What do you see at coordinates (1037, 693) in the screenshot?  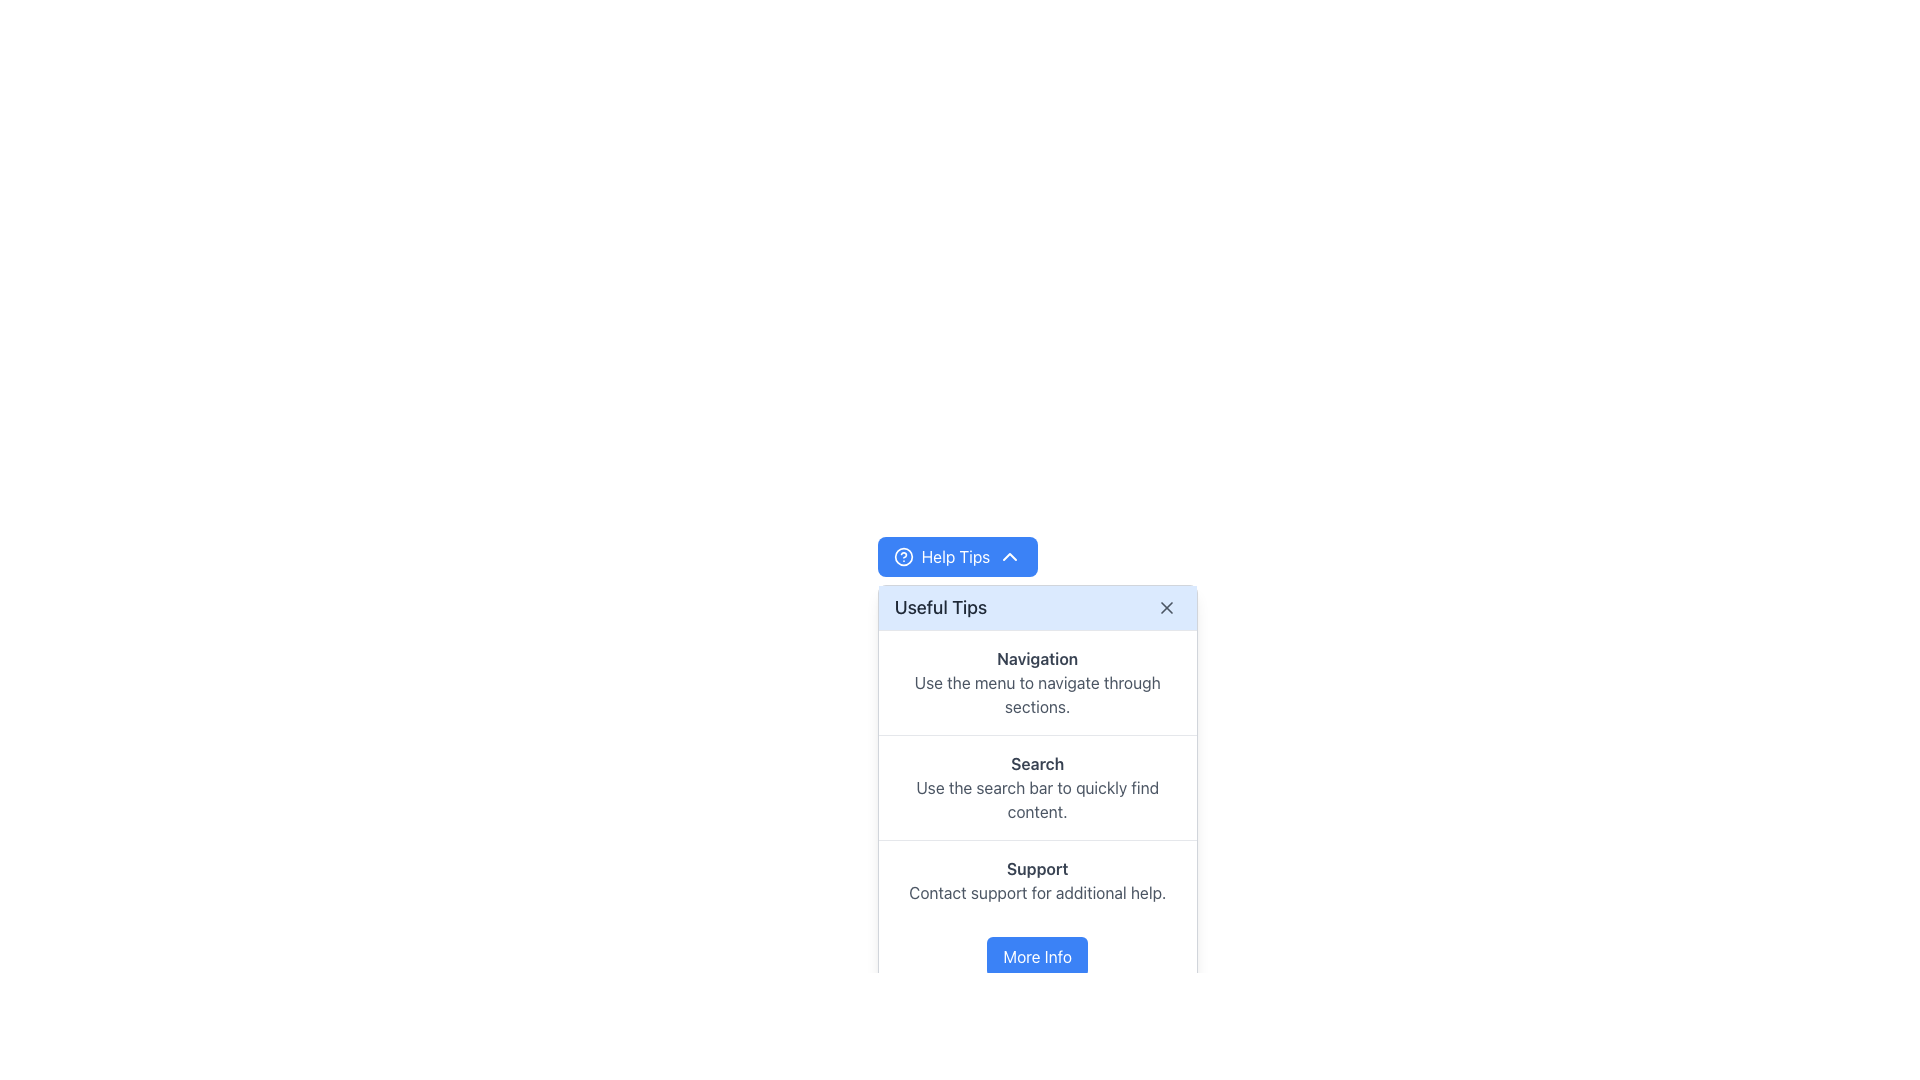 I see `text block displaying the message 'Use the menu to navigate through sections.' located in the 'Useful Tips' popup under the 'Navigation' header` at bounding box center [1037, 693].